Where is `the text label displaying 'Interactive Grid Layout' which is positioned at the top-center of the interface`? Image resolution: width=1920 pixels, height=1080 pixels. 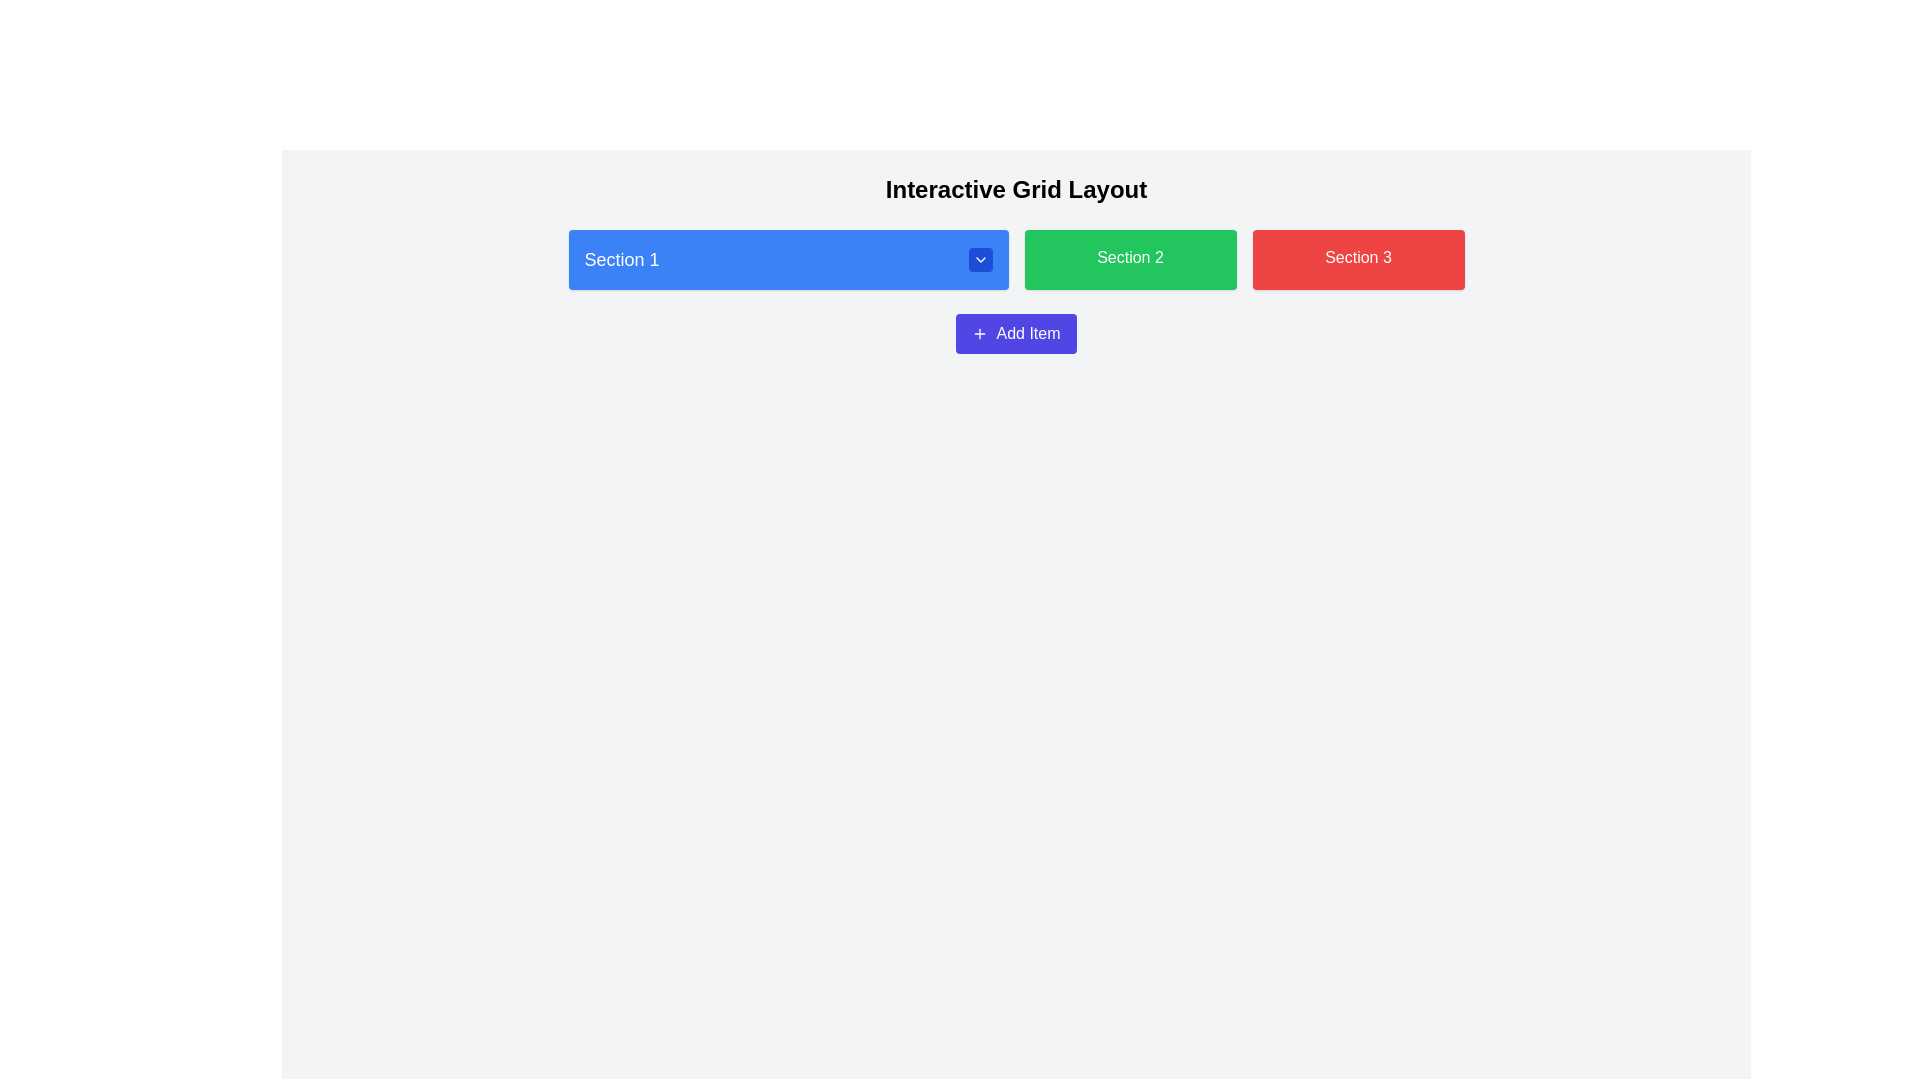 the text label displaying 'Interactive Grid Layout' which is positioned at the top-center of the interface is located at coordinates (1016, 189).